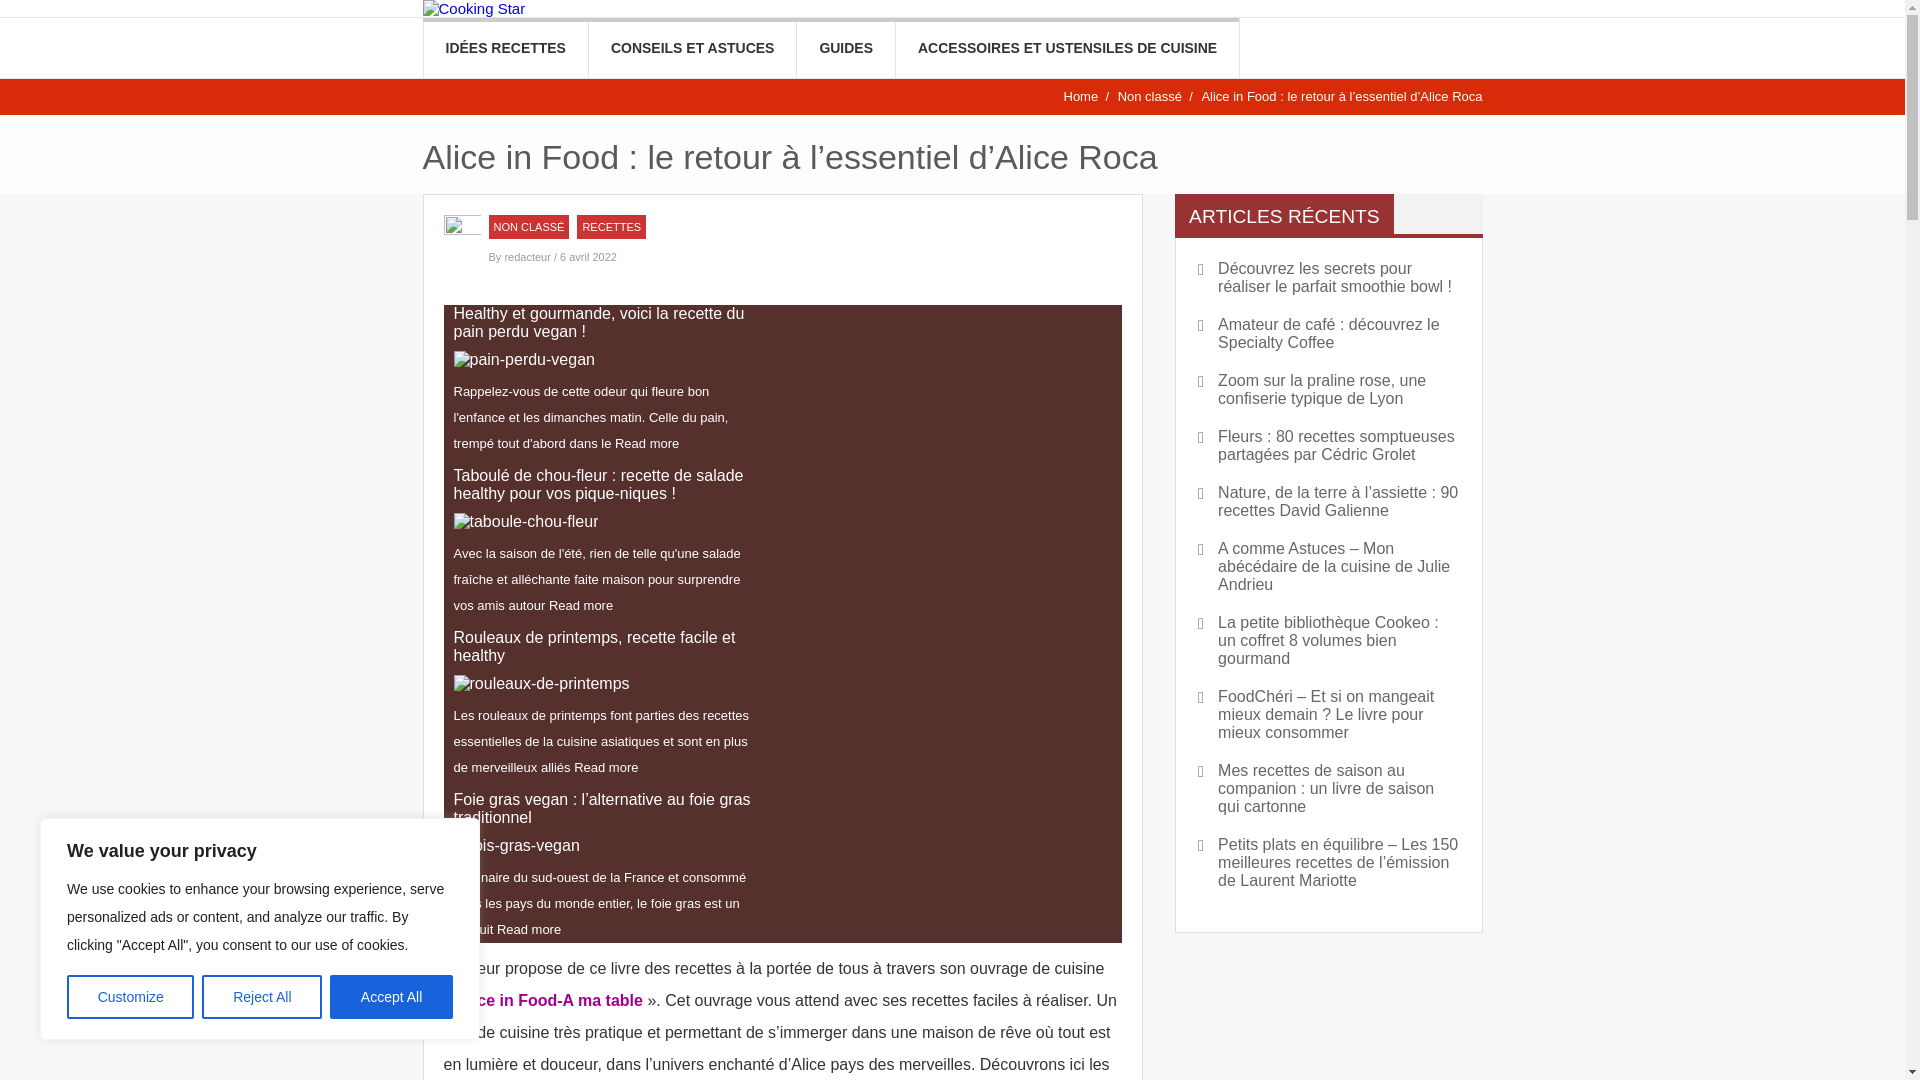  Describe the element at coordinates (845, 46) in the screenshot. I see `'GUIDES'` at that location.